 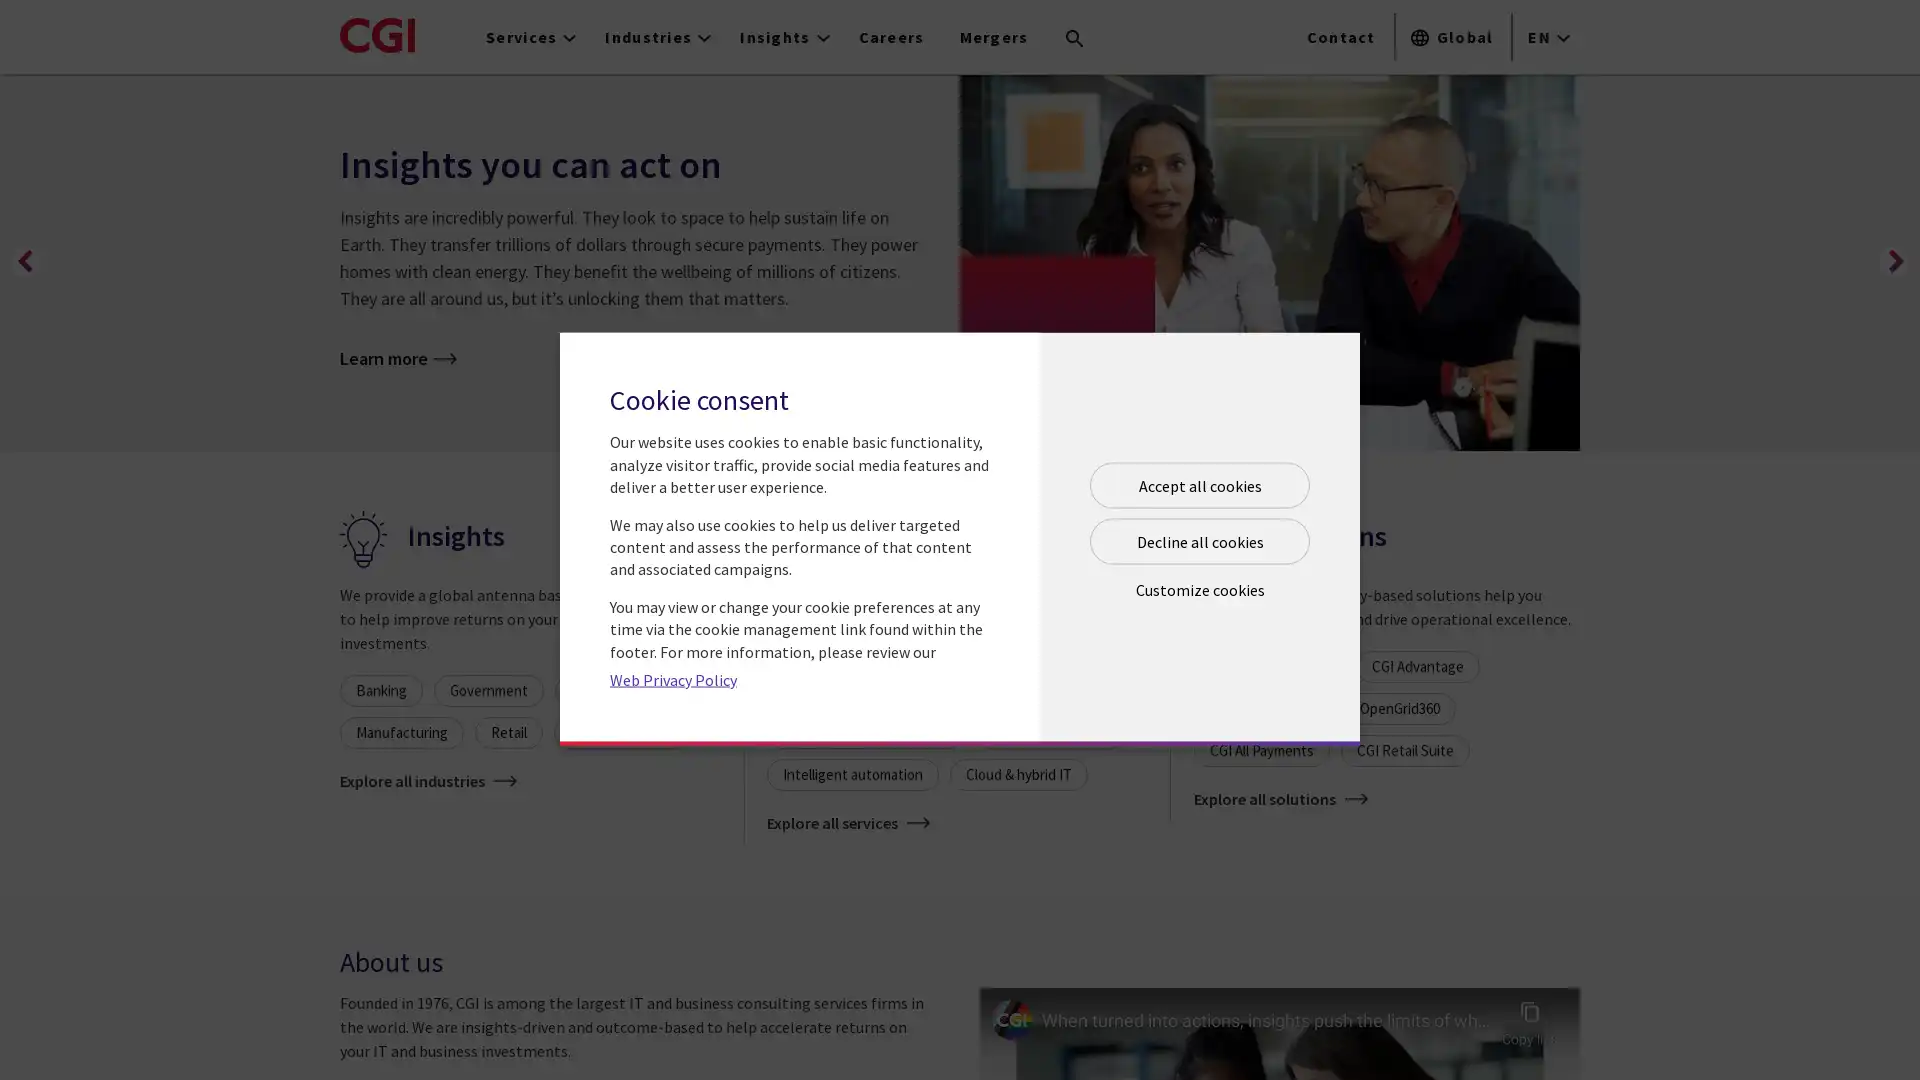 I want to click on Web Privacy Policy, so click(x=673, y=677).